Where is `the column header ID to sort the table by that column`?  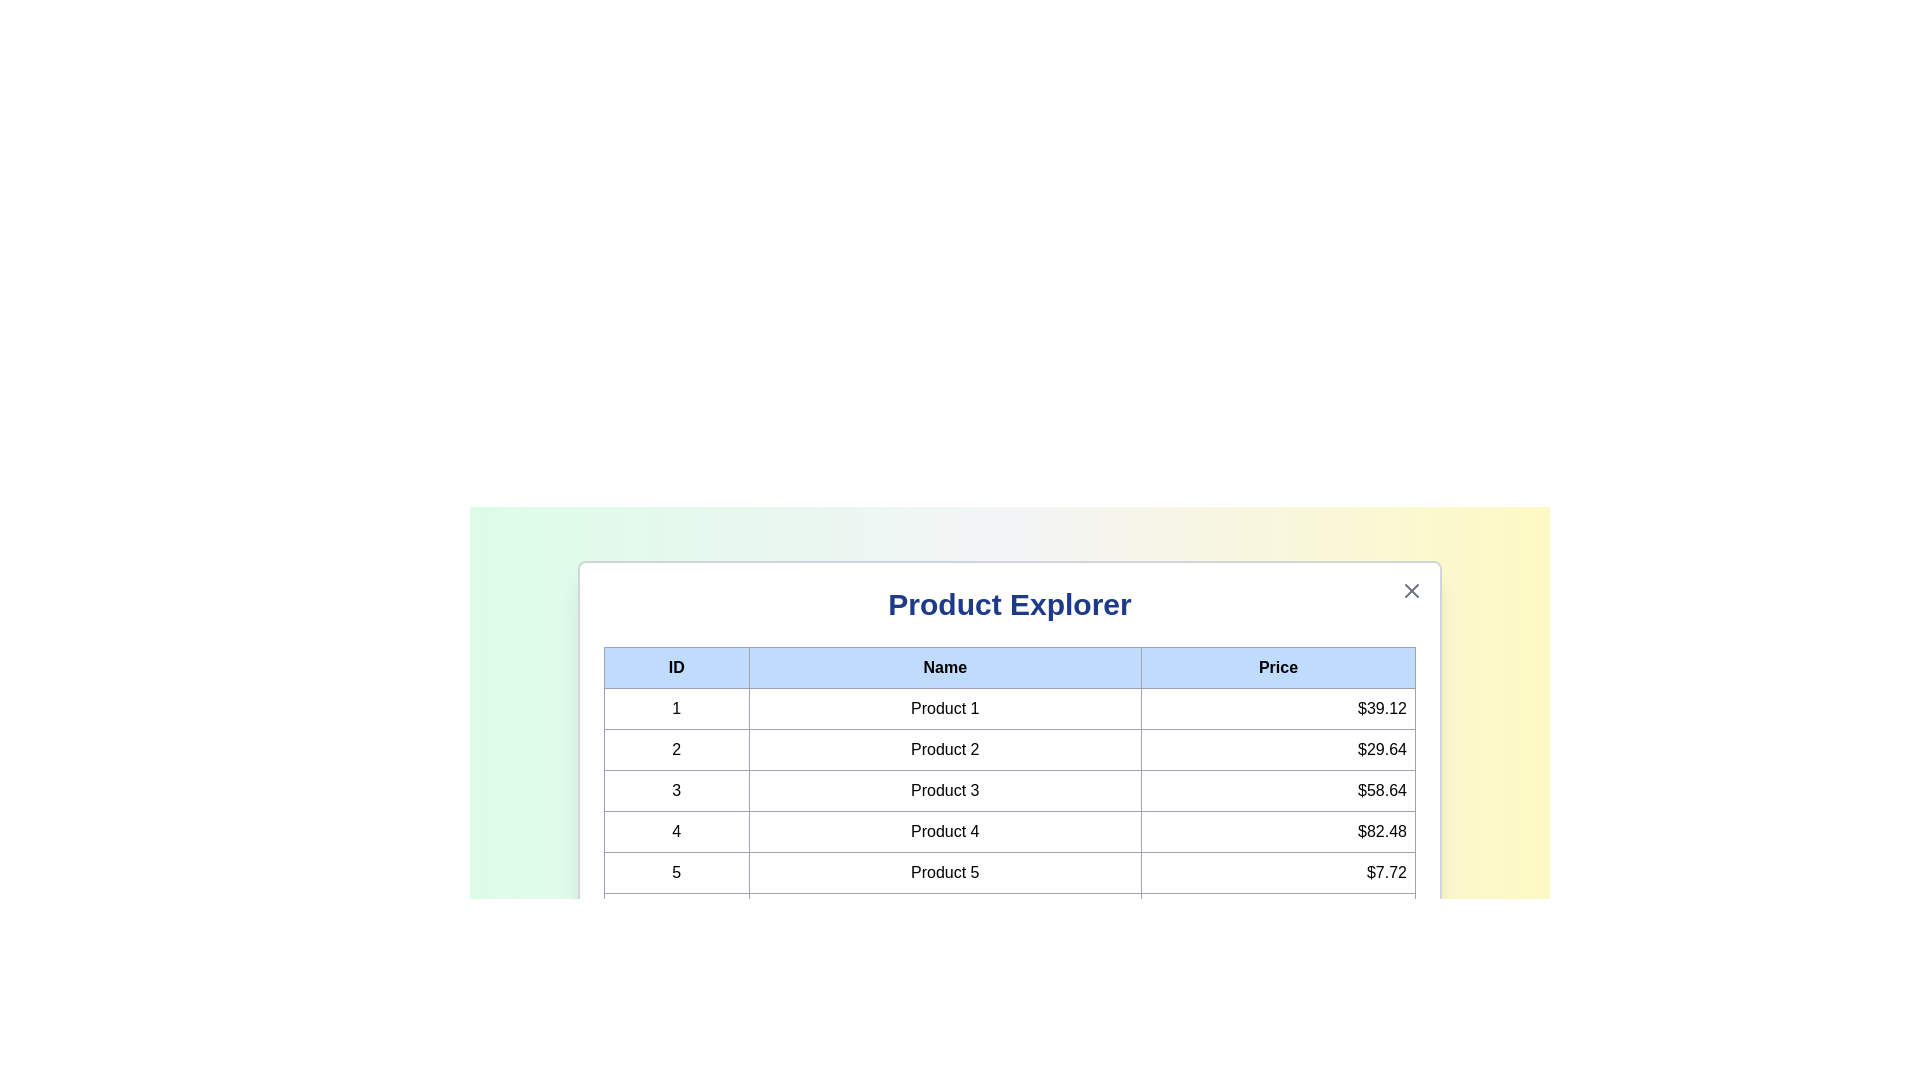
the column header ID to sort the table by that column is located at coordinates (676, 667).